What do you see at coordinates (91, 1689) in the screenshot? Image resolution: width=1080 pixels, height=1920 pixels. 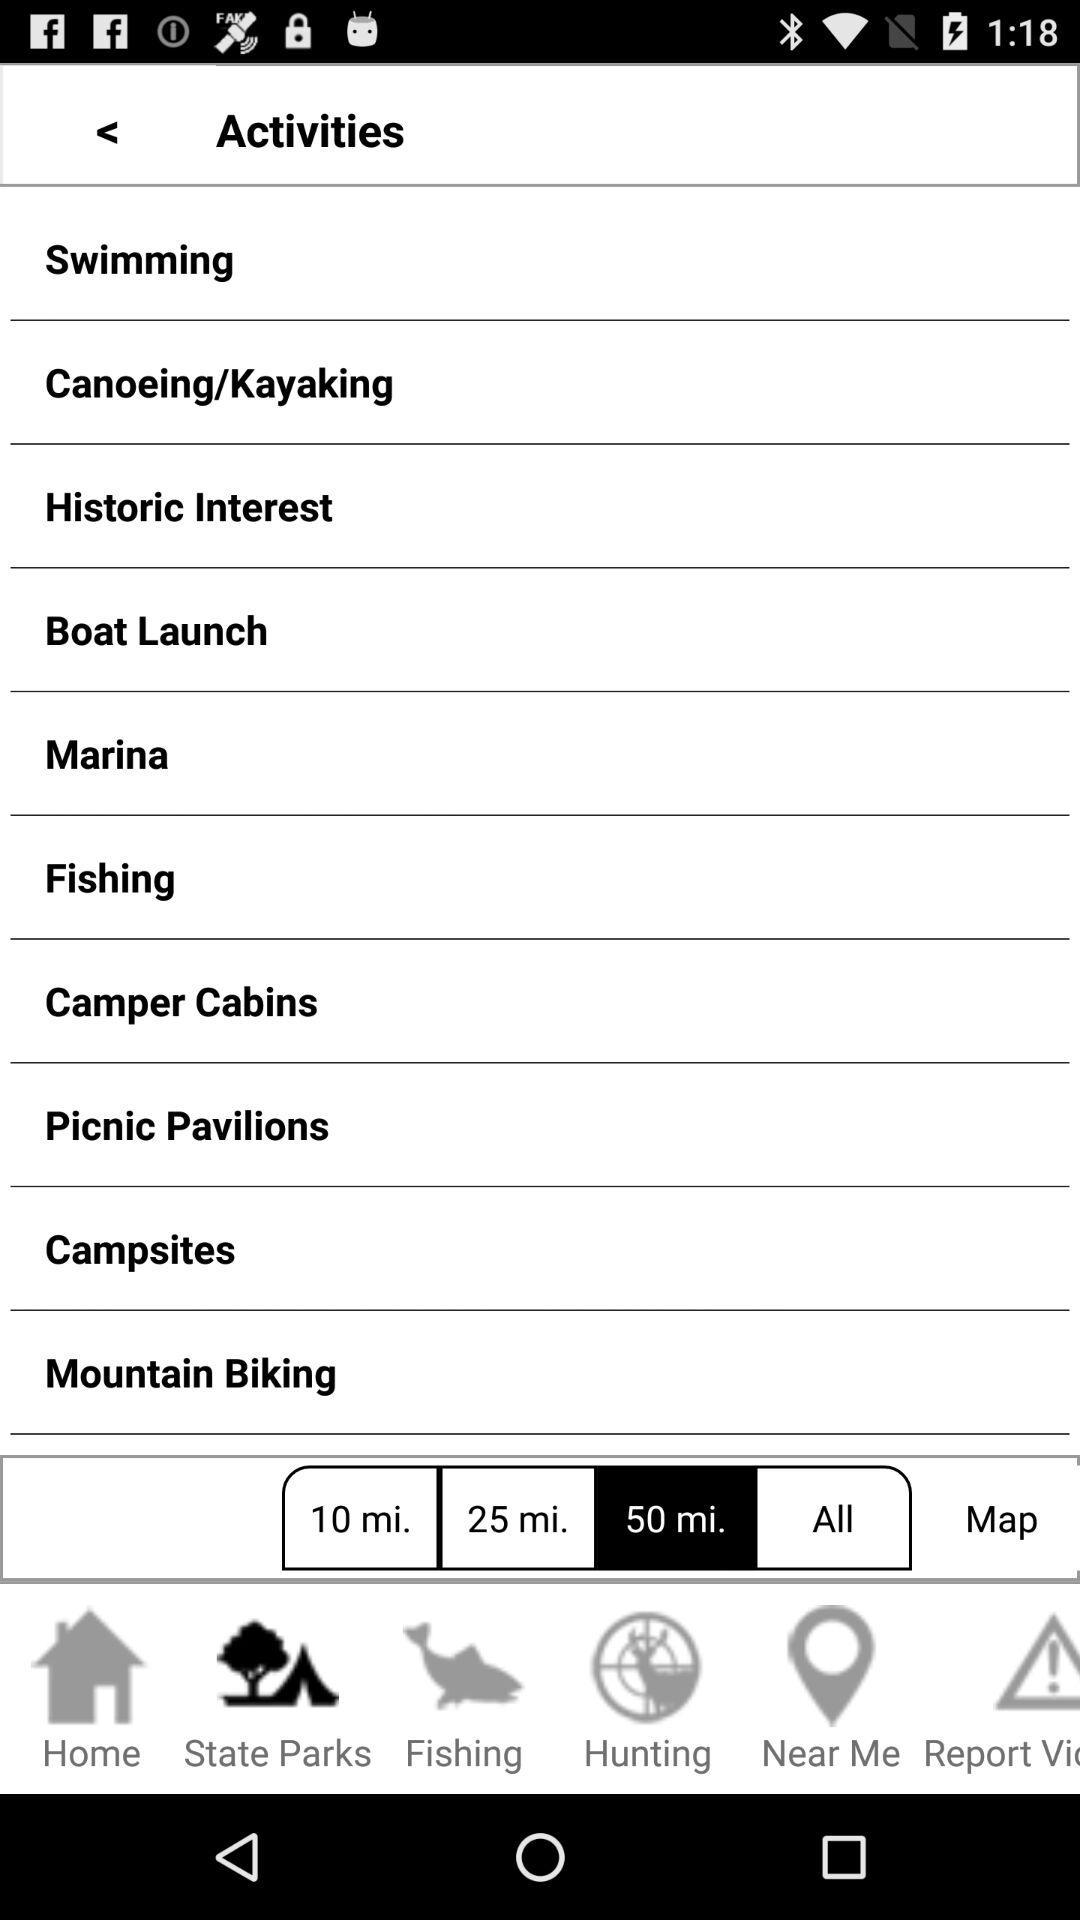 I see `the item below mountain biking app` at bounding box center [91, 1689].